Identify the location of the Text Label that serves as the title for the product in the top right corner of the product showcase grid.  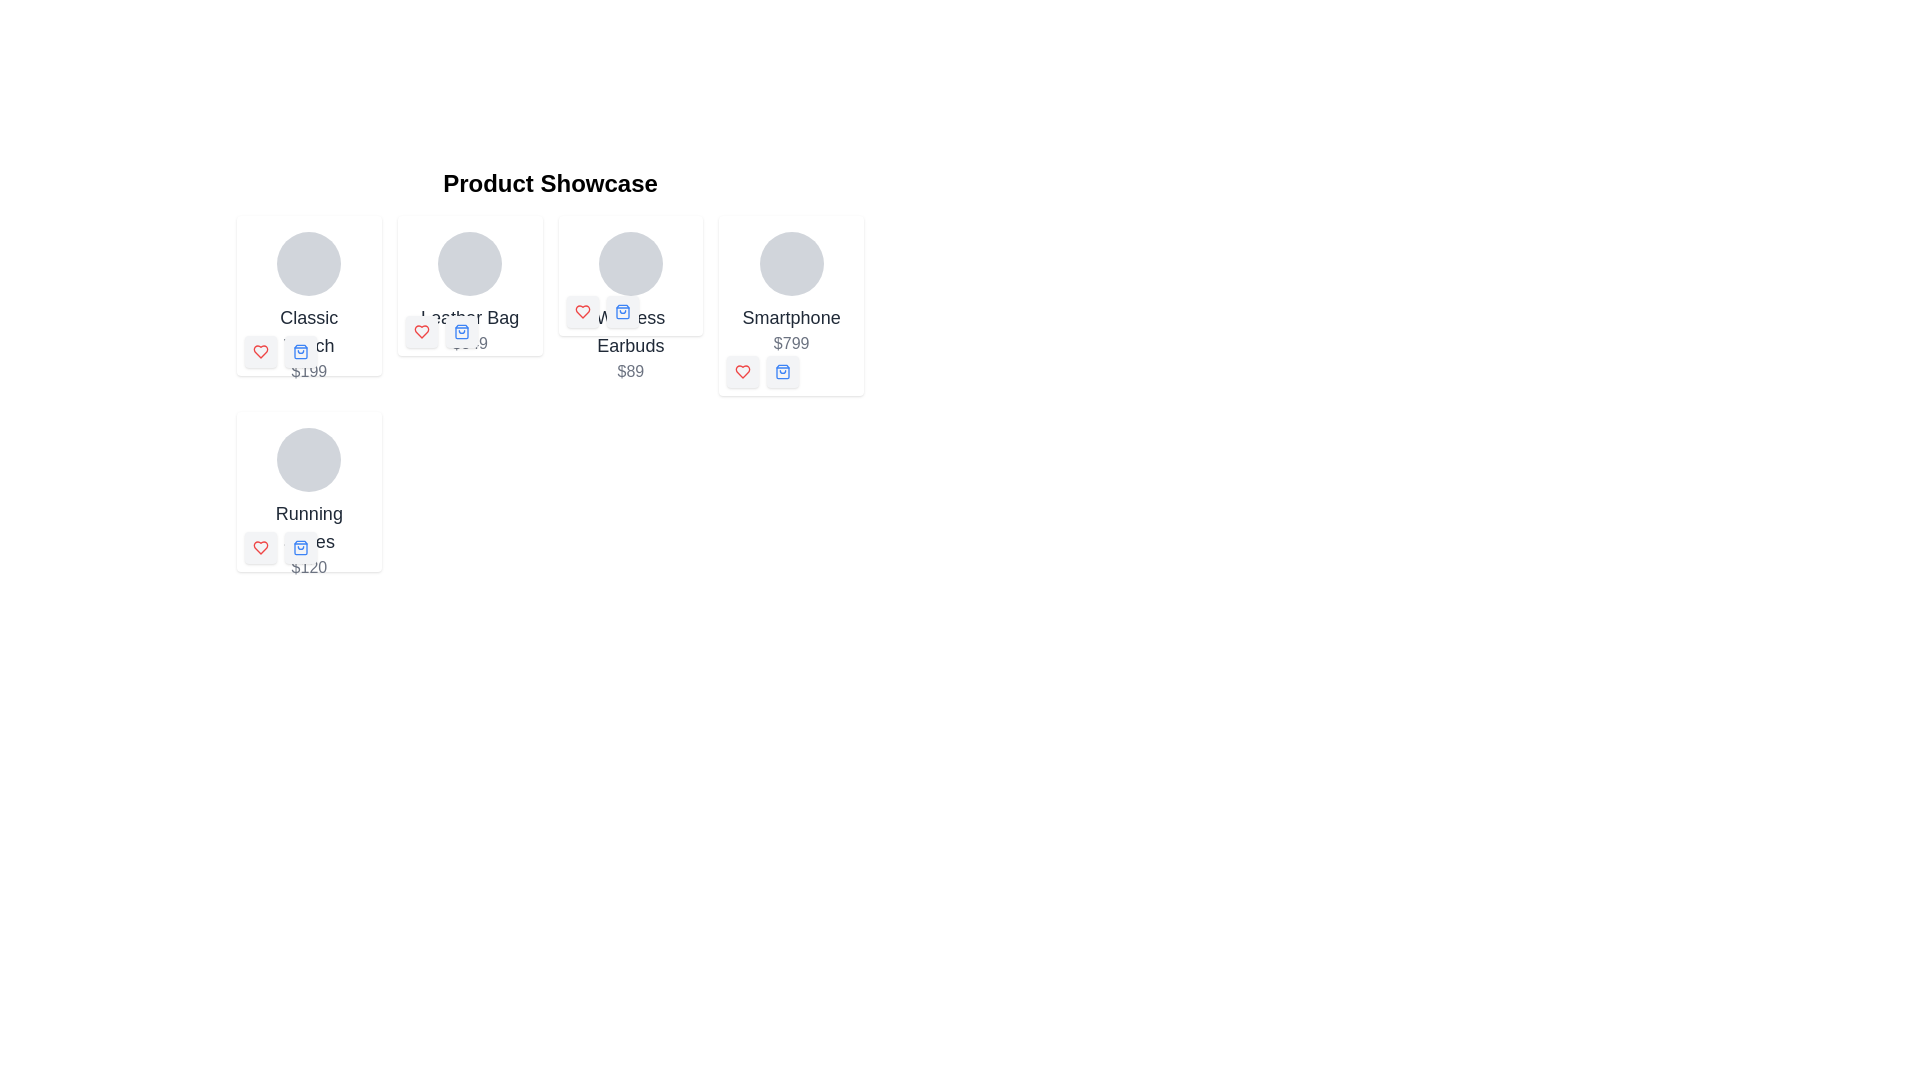
(790, 316).